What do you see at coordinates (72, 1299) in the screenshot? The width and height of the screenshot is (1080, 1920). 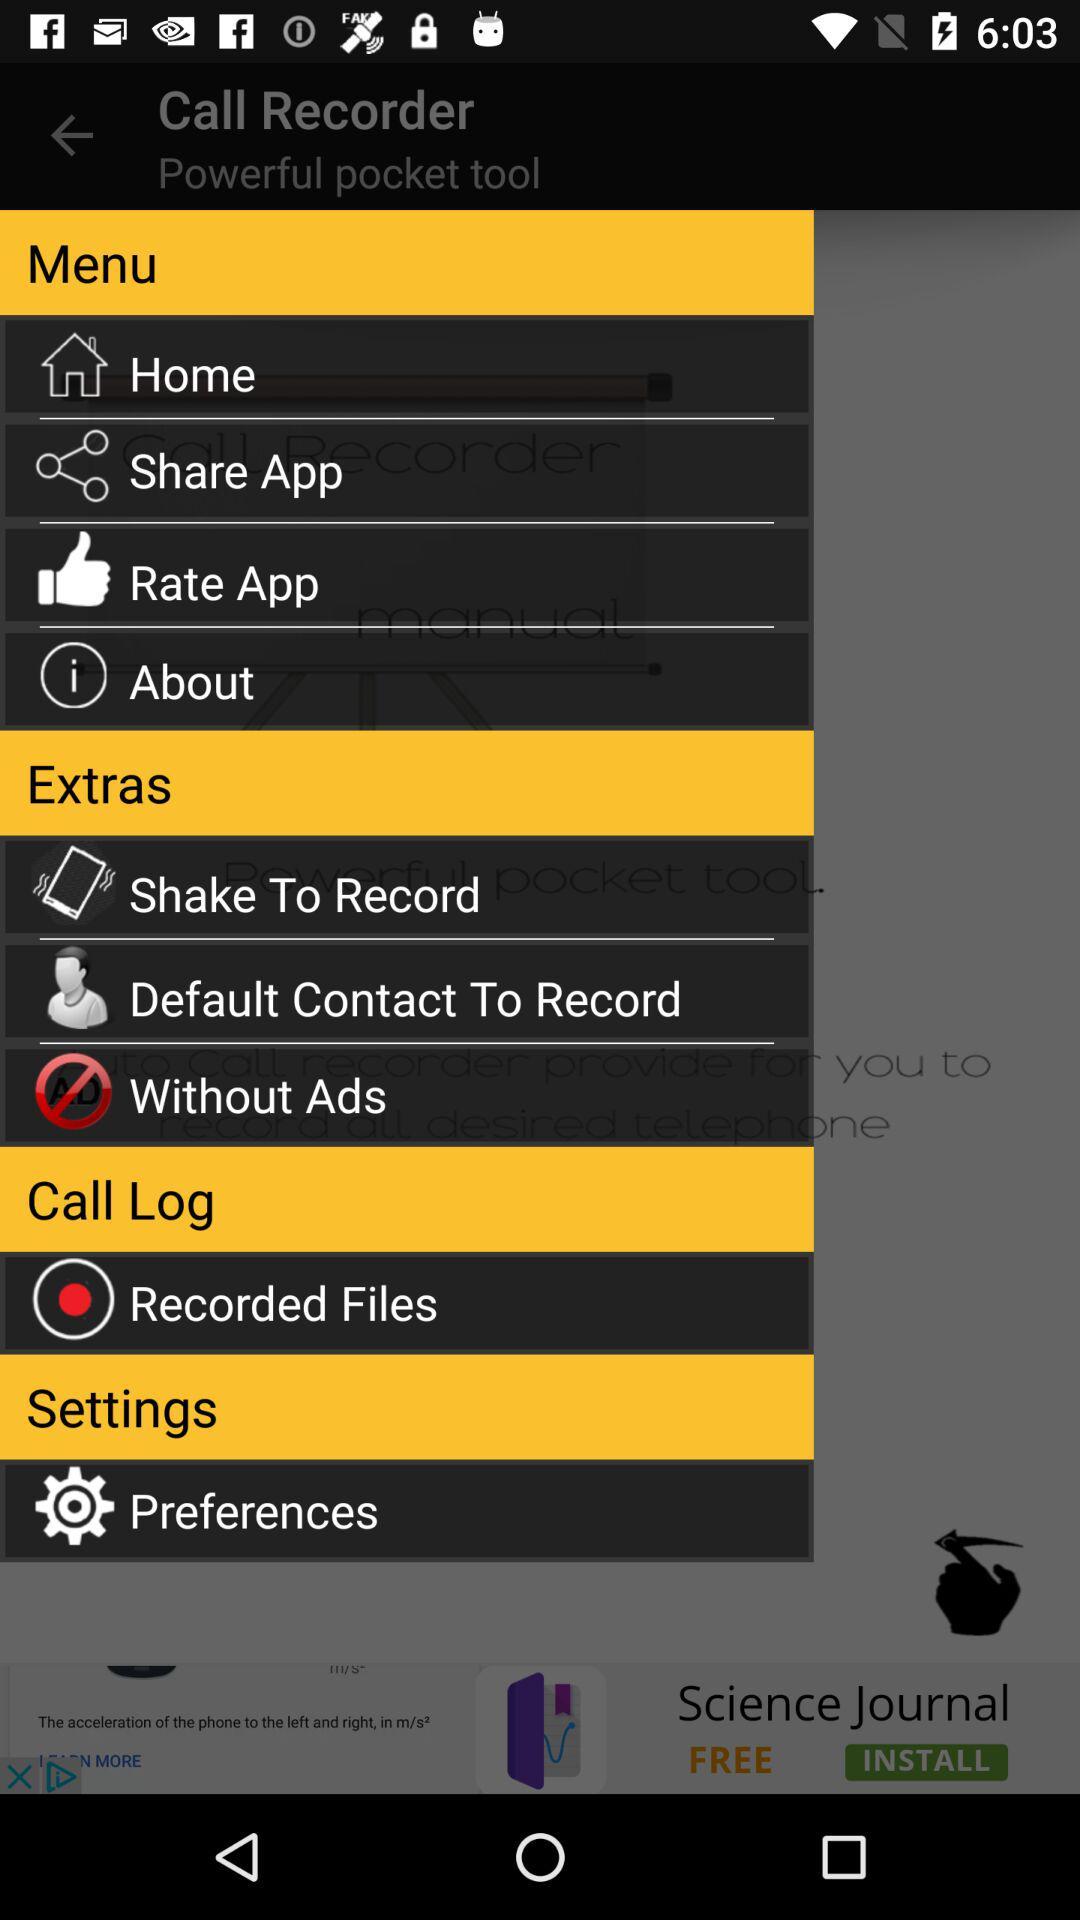 I see `the icon which is left side of the recorded files` at bounding box center [72, 1299].